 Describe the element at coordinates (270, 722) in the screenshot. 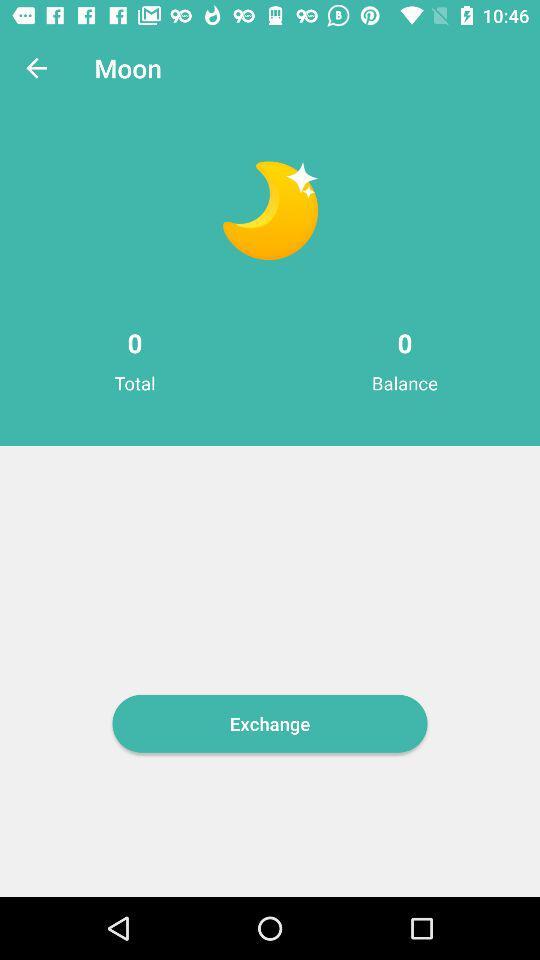

I see `exchange item` at that location.